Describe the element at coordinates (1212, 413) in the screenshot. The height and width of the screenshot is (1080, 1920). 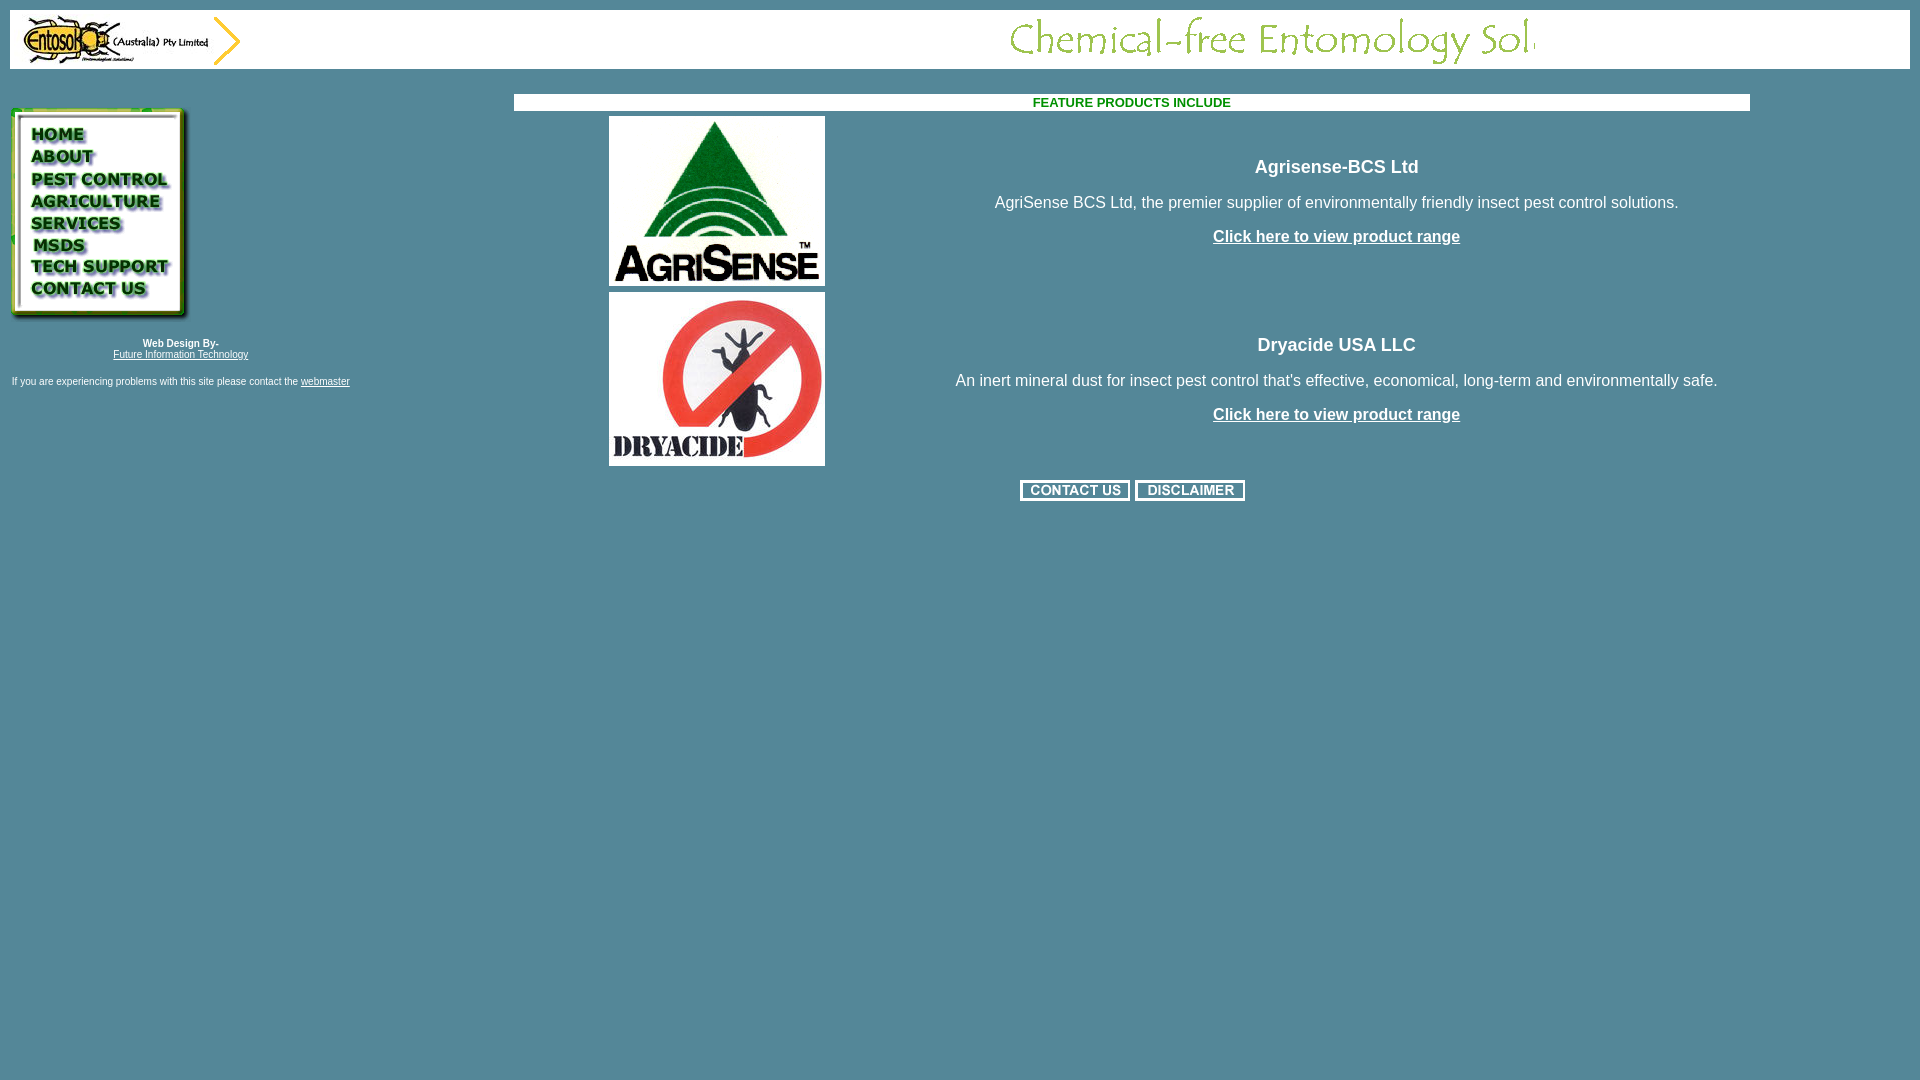
I see `'Click here to view product range'` at that location.